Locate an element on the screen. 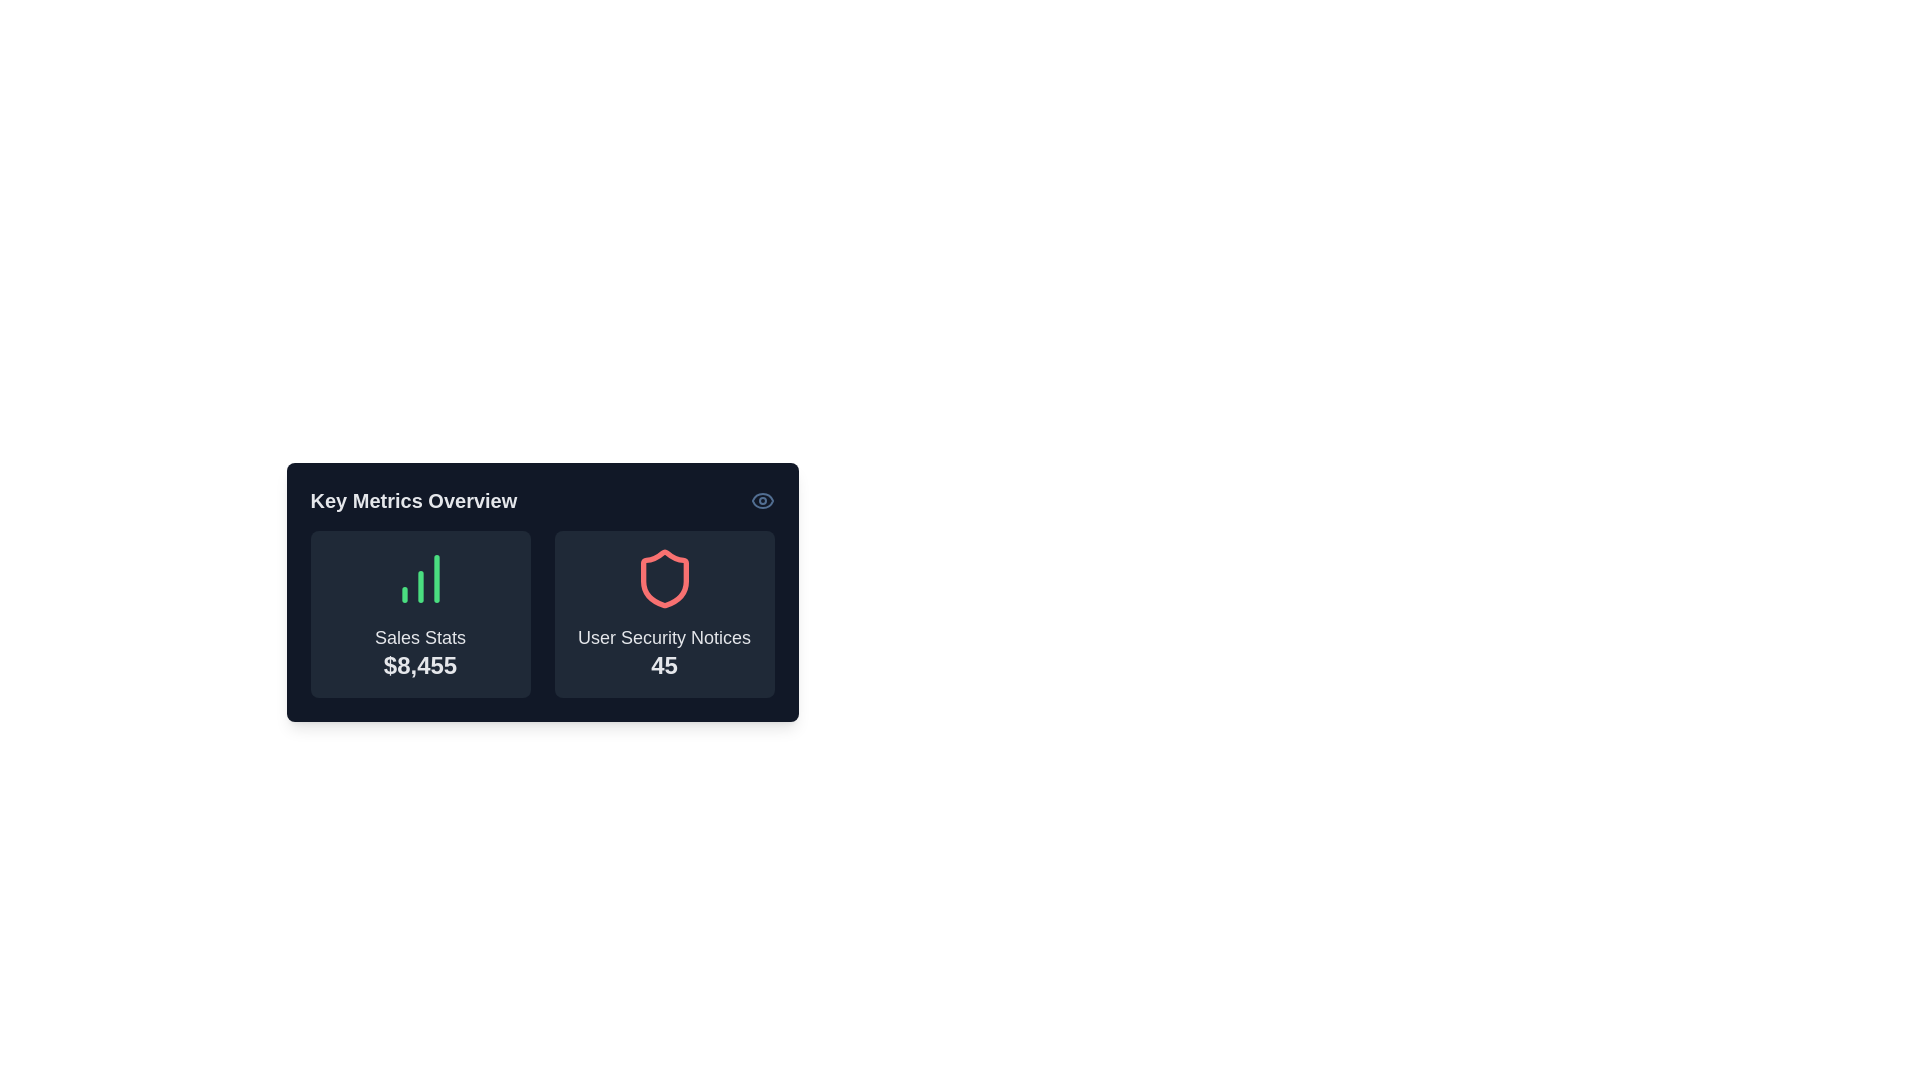  the first card in the grid layout that displays sales data, positioned to the left of the 'User Security Notices' card is located at coordinates (419, 613).